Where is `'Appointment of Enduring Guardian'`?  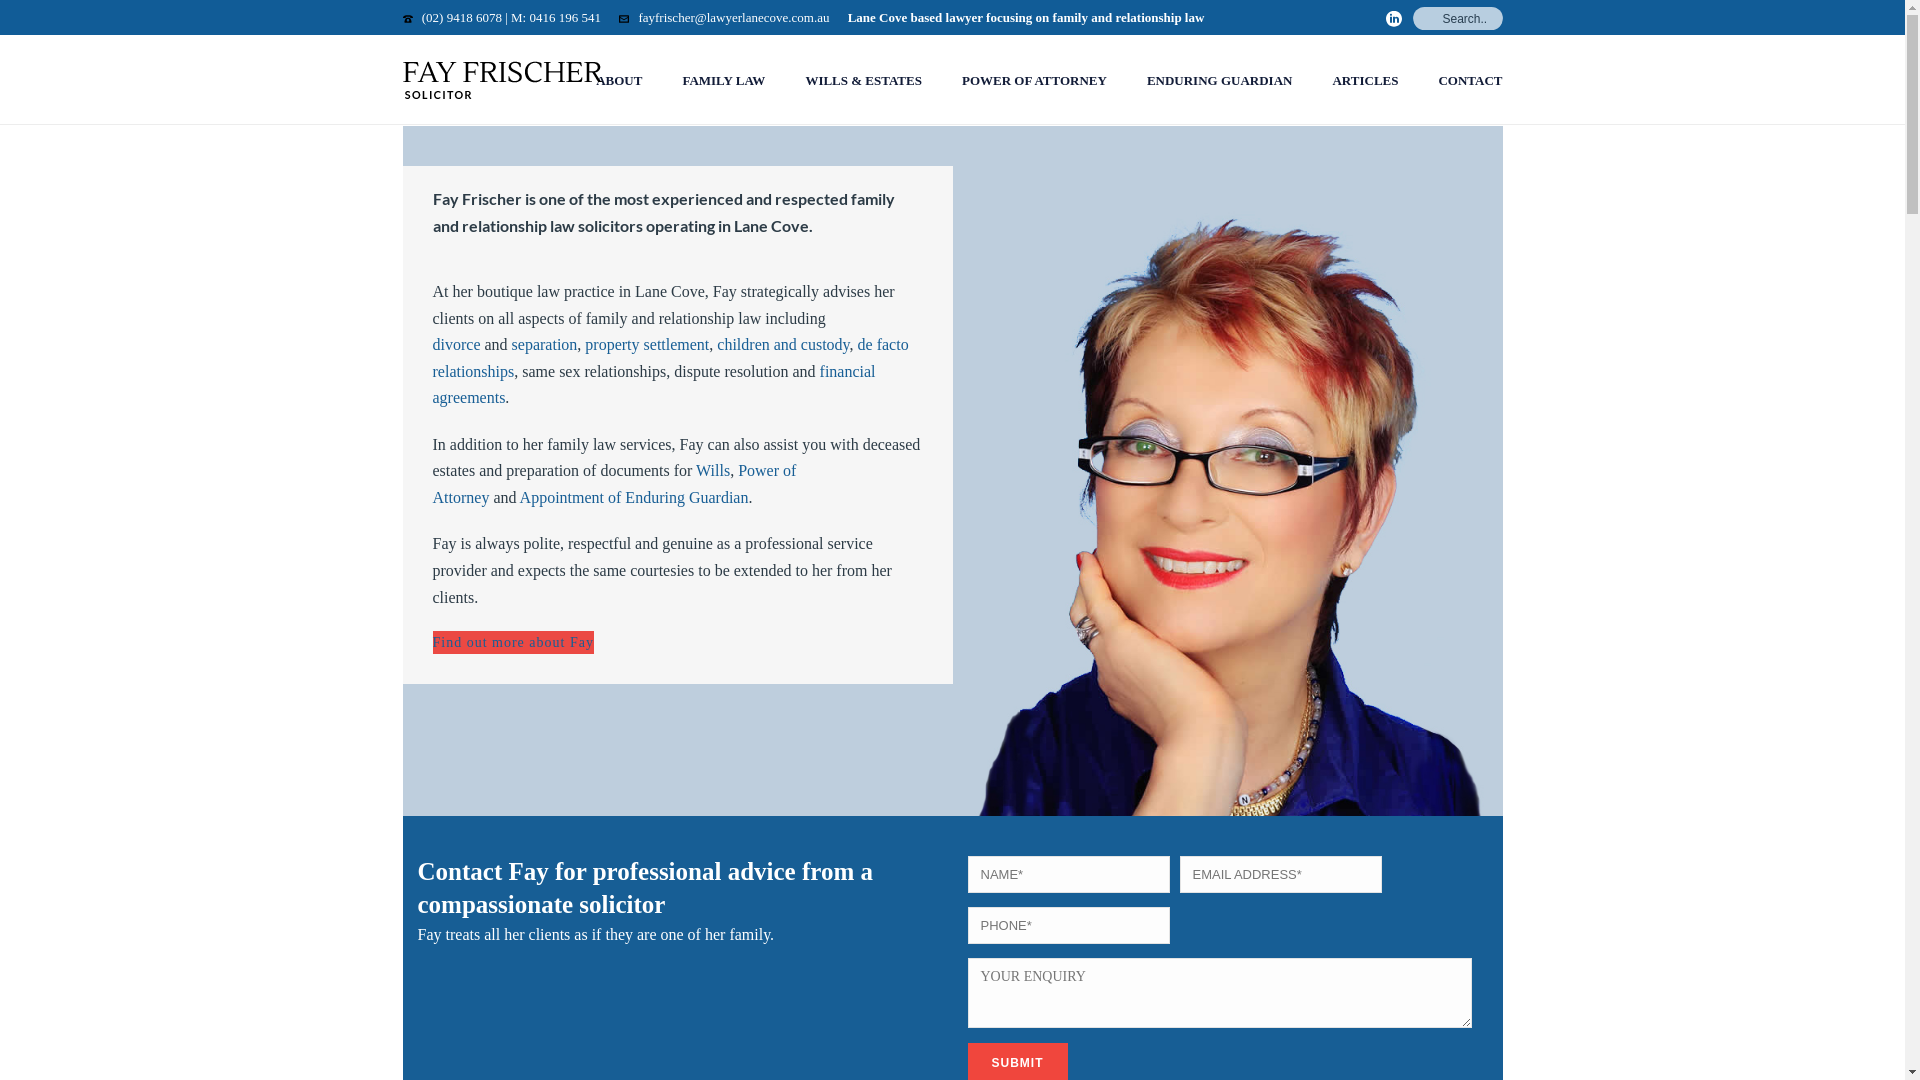 'Appointment of Enduring Guardian' is located at coordinates (633, 496).